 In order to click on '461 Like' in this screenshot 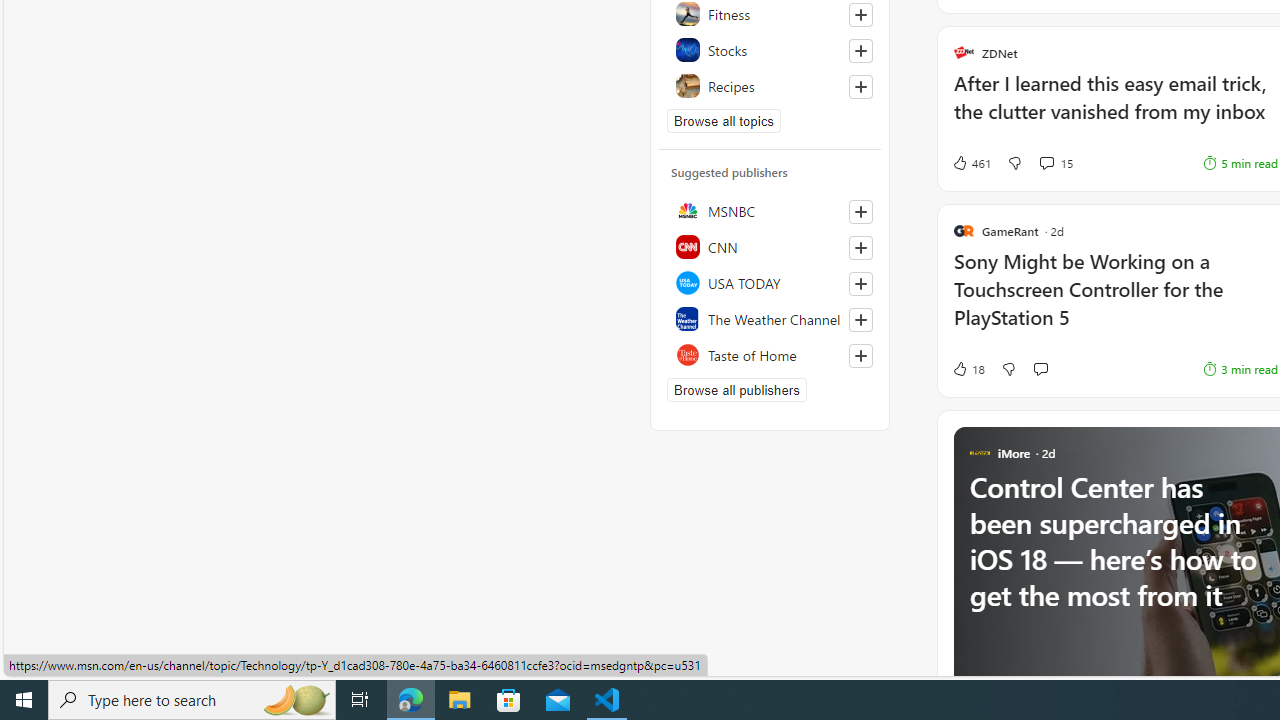, I will do `click(970, 162)`.